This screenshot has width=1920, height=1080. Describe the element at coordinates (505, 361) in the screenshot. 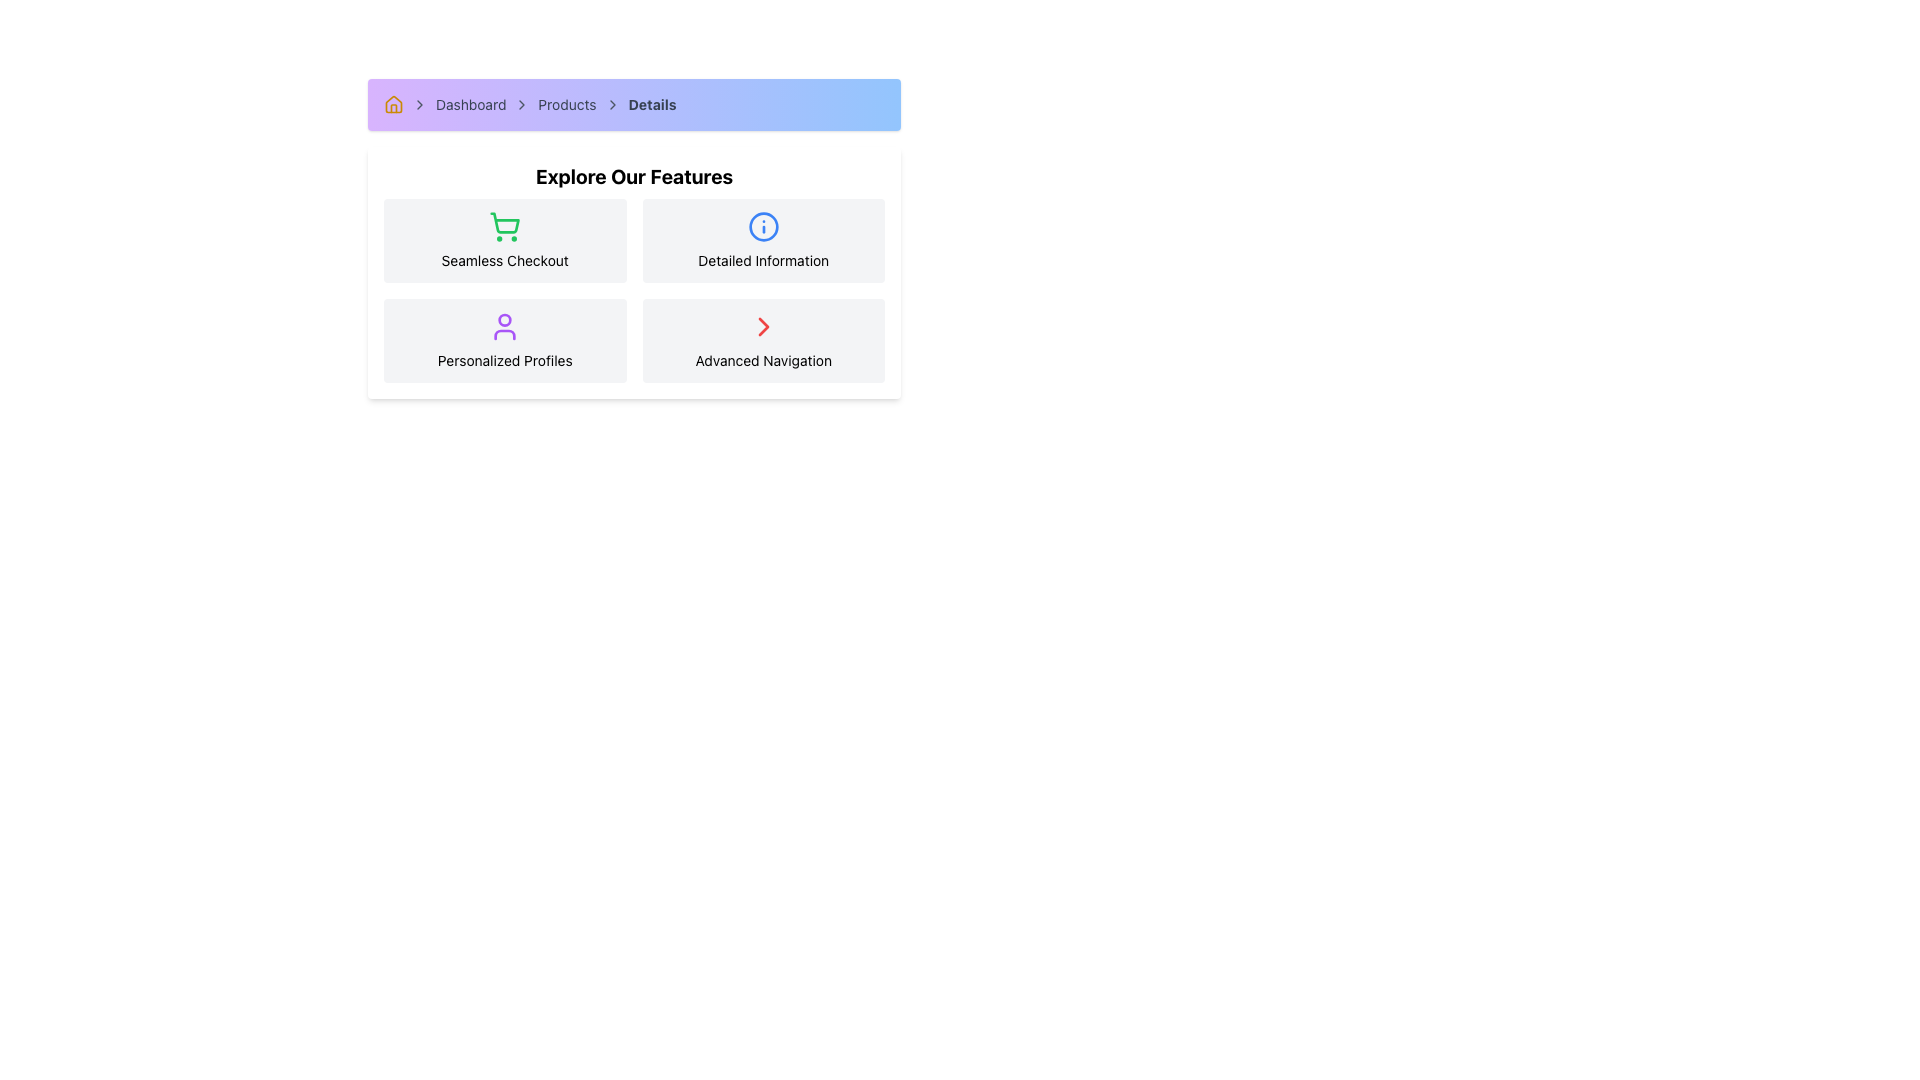

I see `the 'Personalized Profiles' text label located below the user icon in the bottom-left quadrant of the card layout` at that location.